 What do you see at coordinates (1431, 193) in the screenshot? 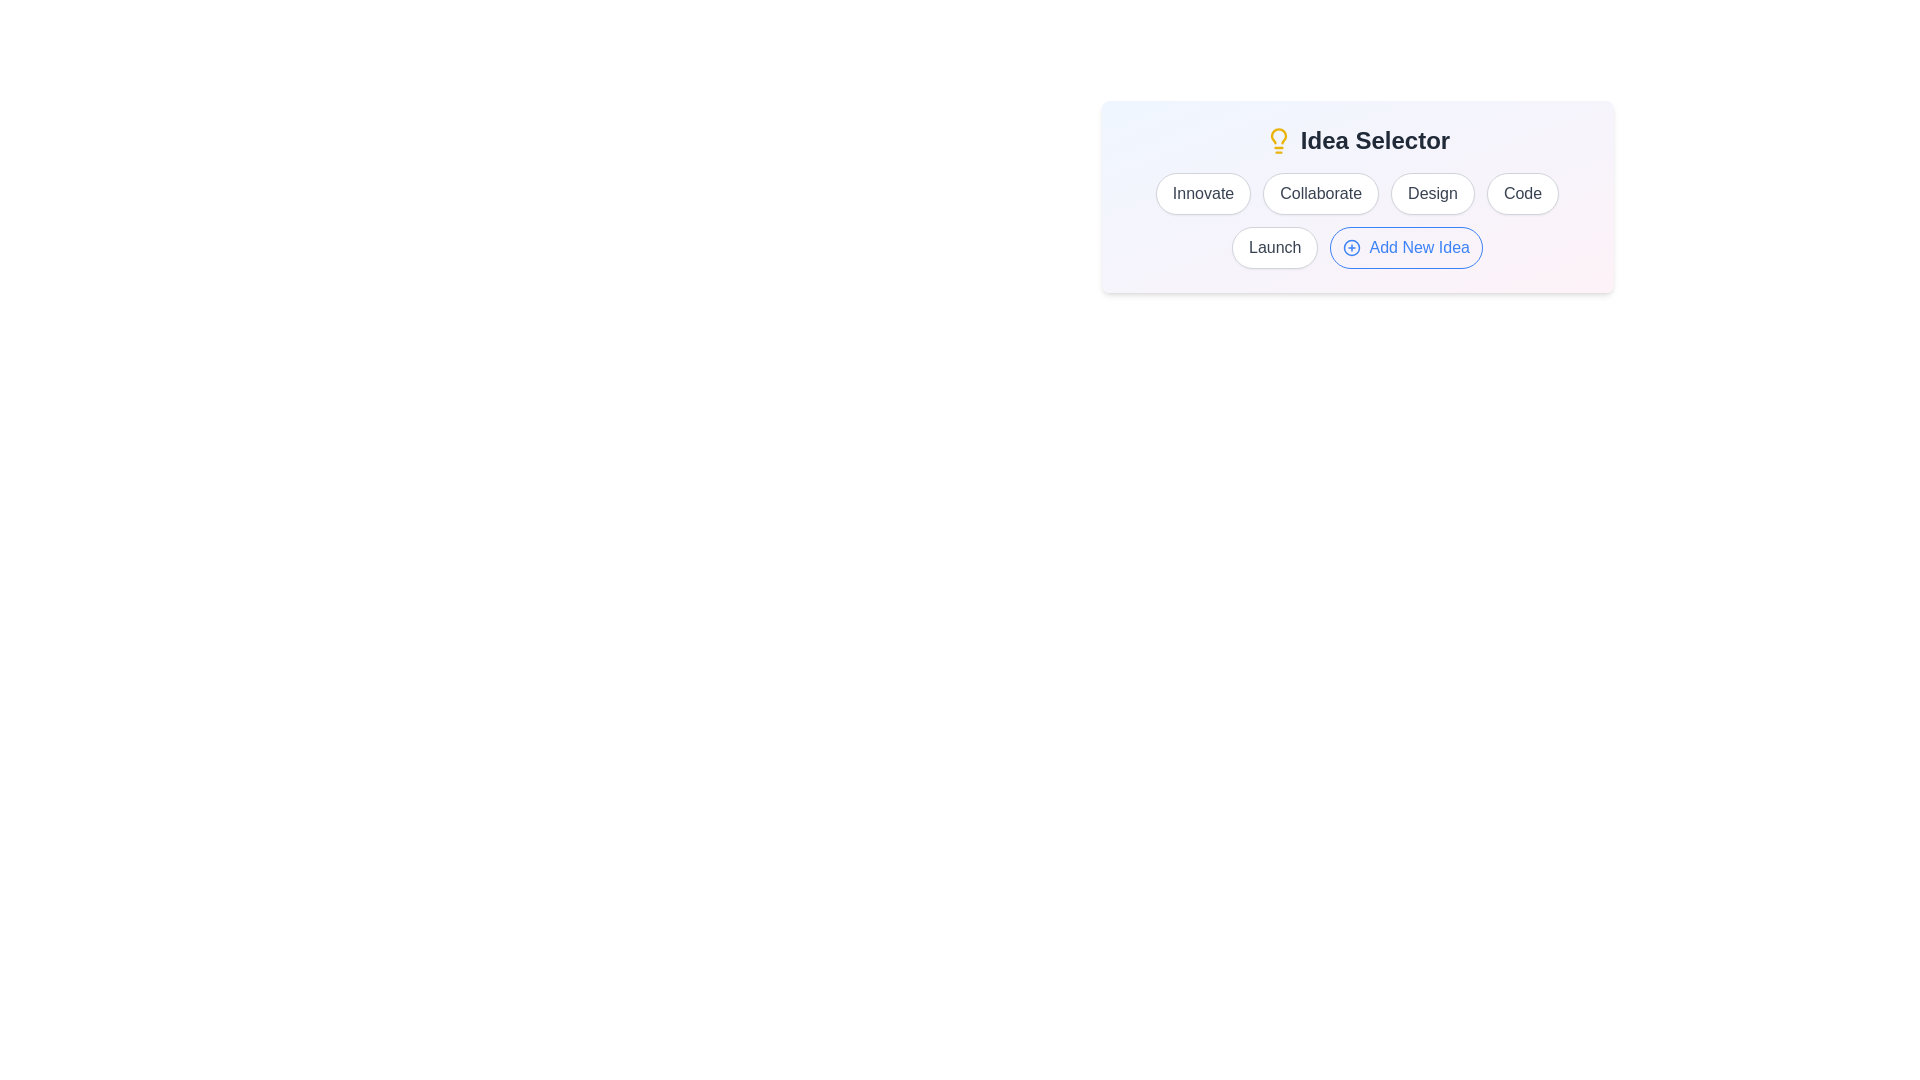
I see `the Design button to observe its hover effect` at bounding box center [1431, 193].